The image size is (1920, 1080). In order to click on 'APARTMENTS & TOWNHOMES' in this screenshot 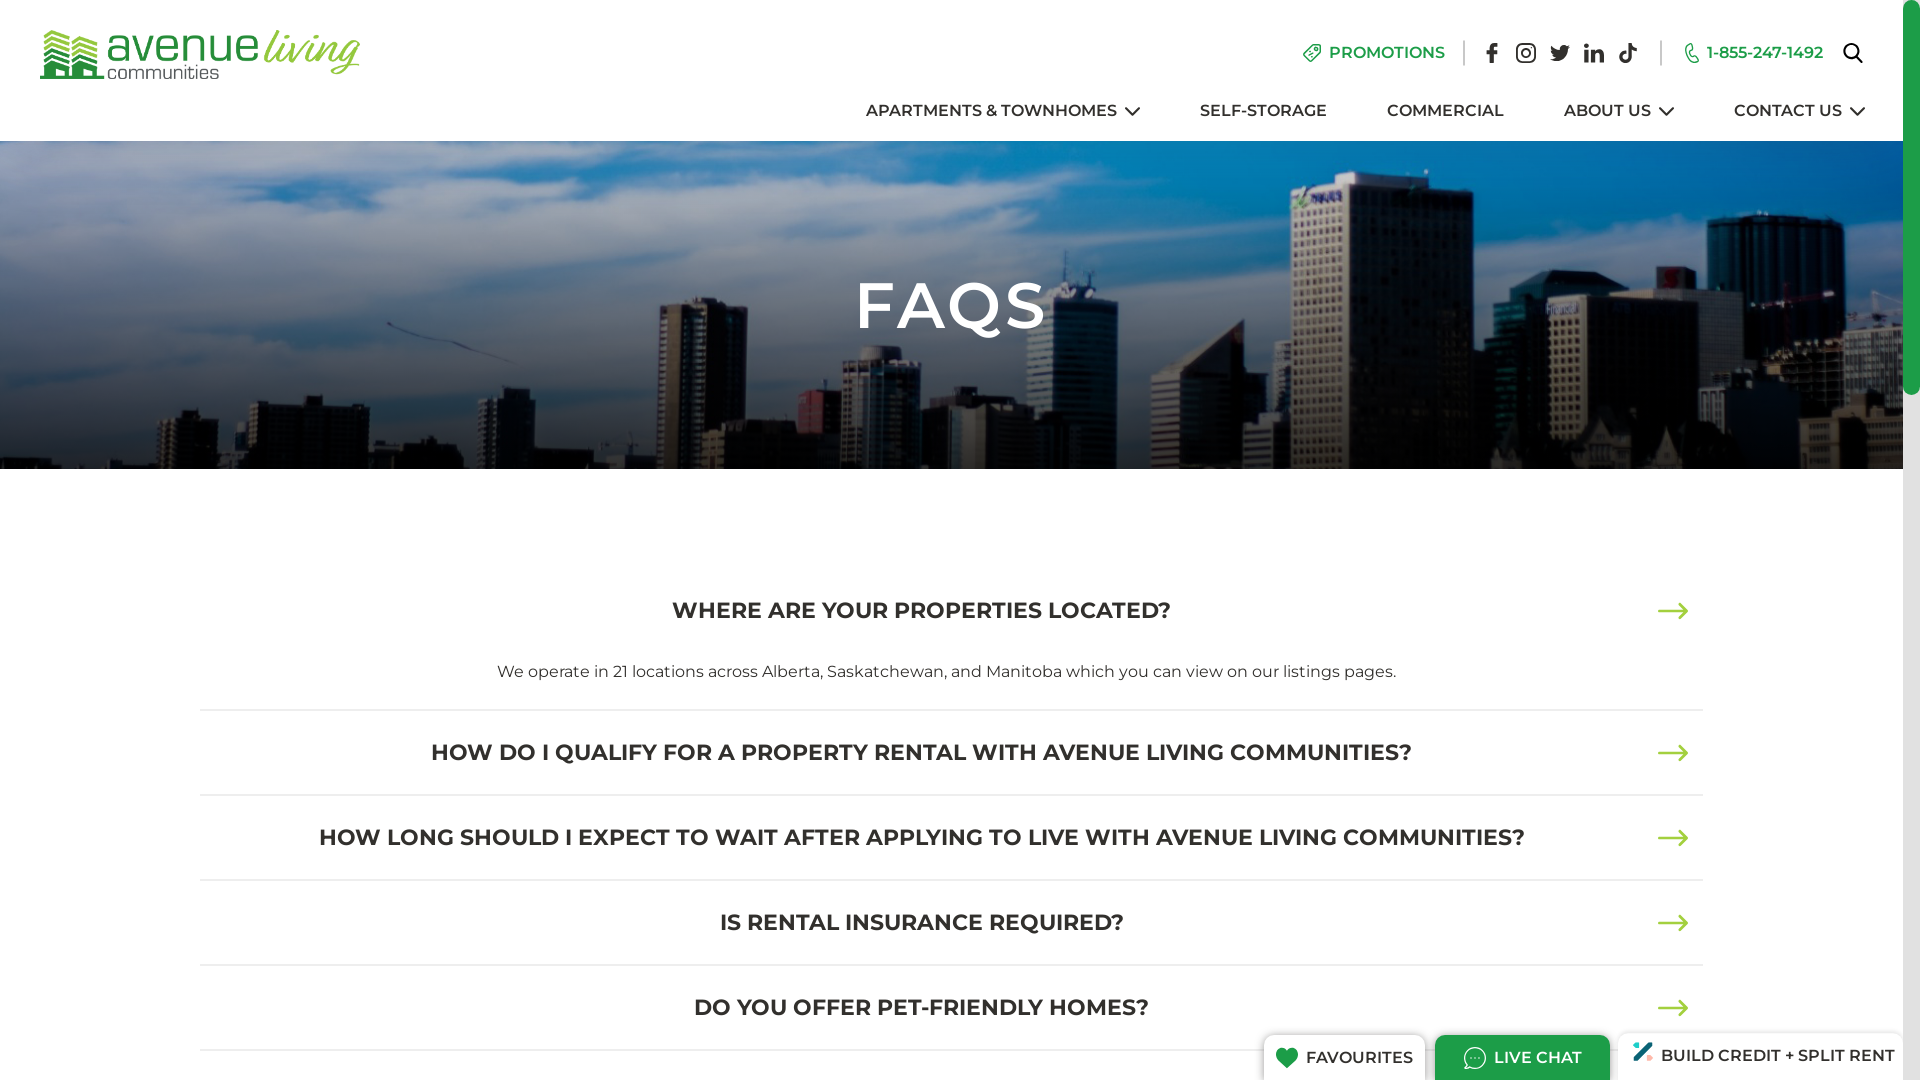, I will do `click(835, 111)`.